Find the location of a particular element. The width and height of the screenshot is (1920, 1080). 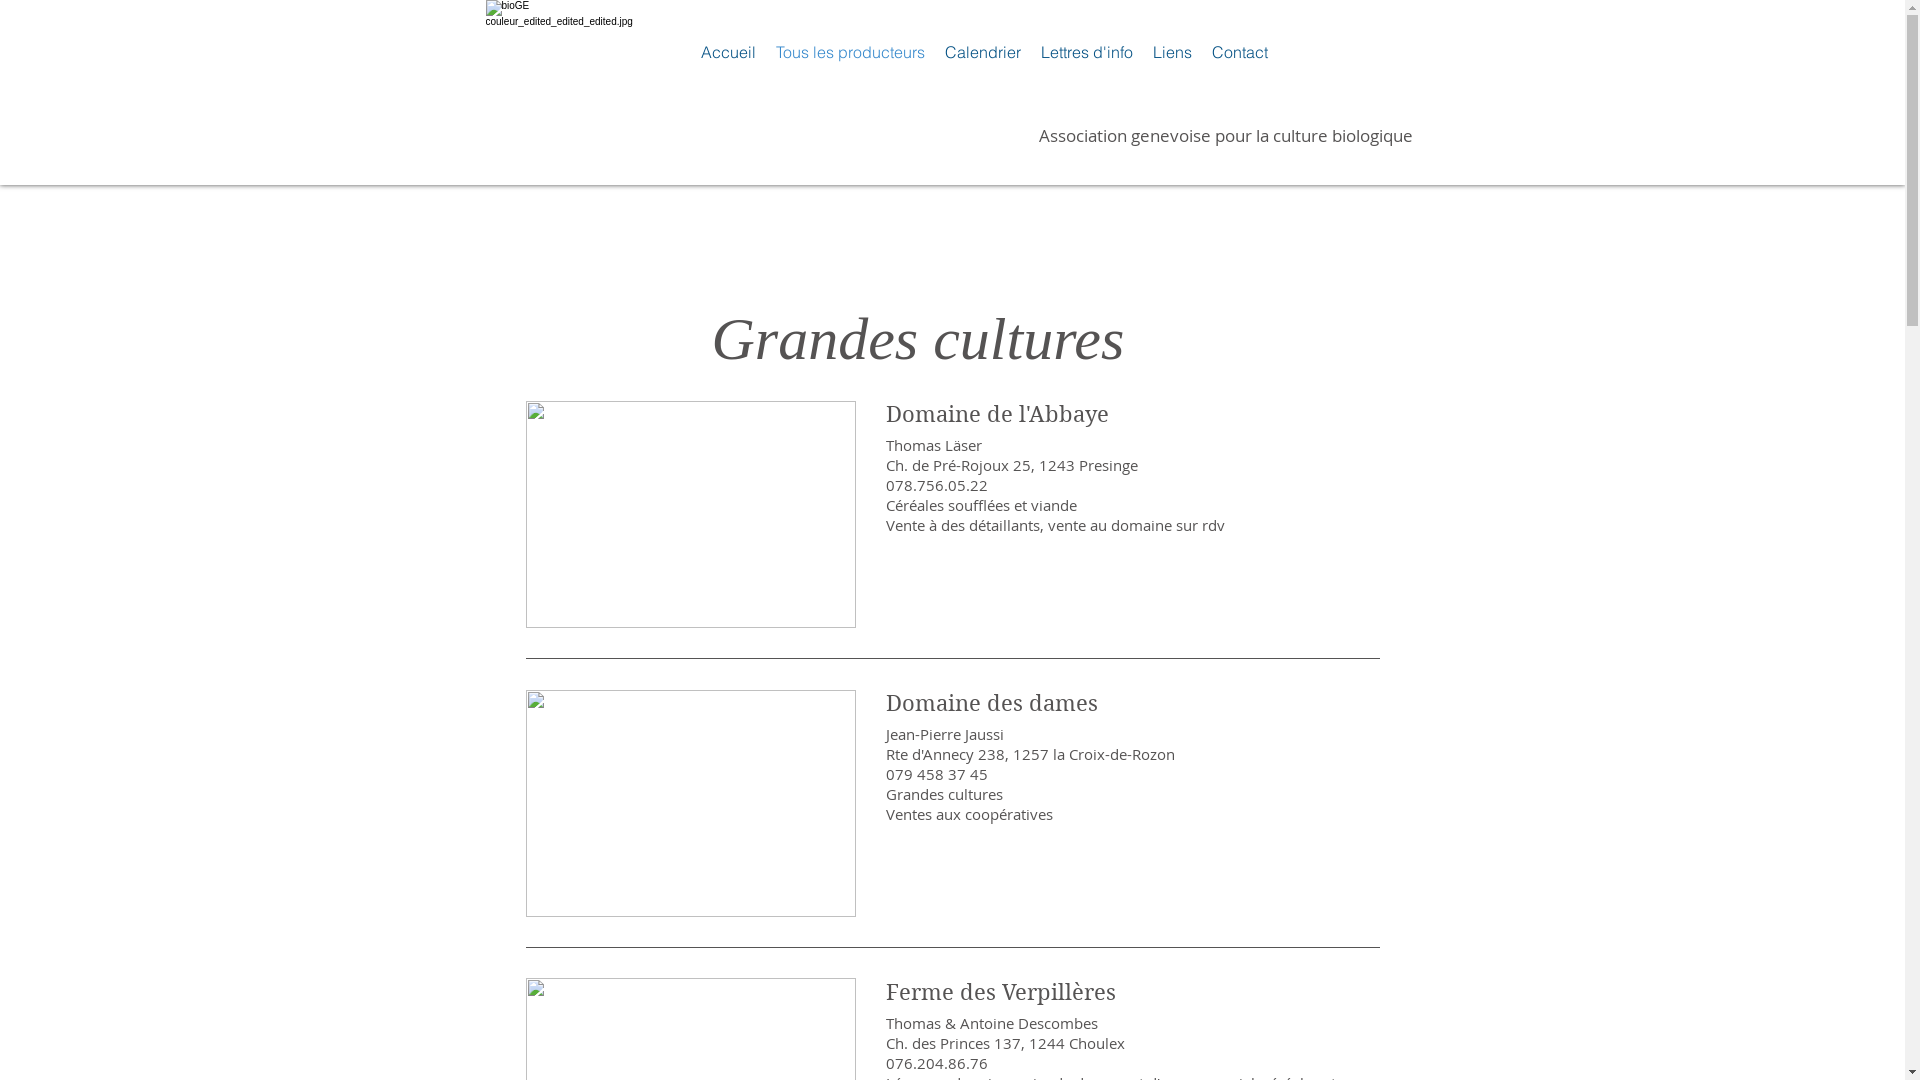

'Accueil' is located at coordinates (726, 50).